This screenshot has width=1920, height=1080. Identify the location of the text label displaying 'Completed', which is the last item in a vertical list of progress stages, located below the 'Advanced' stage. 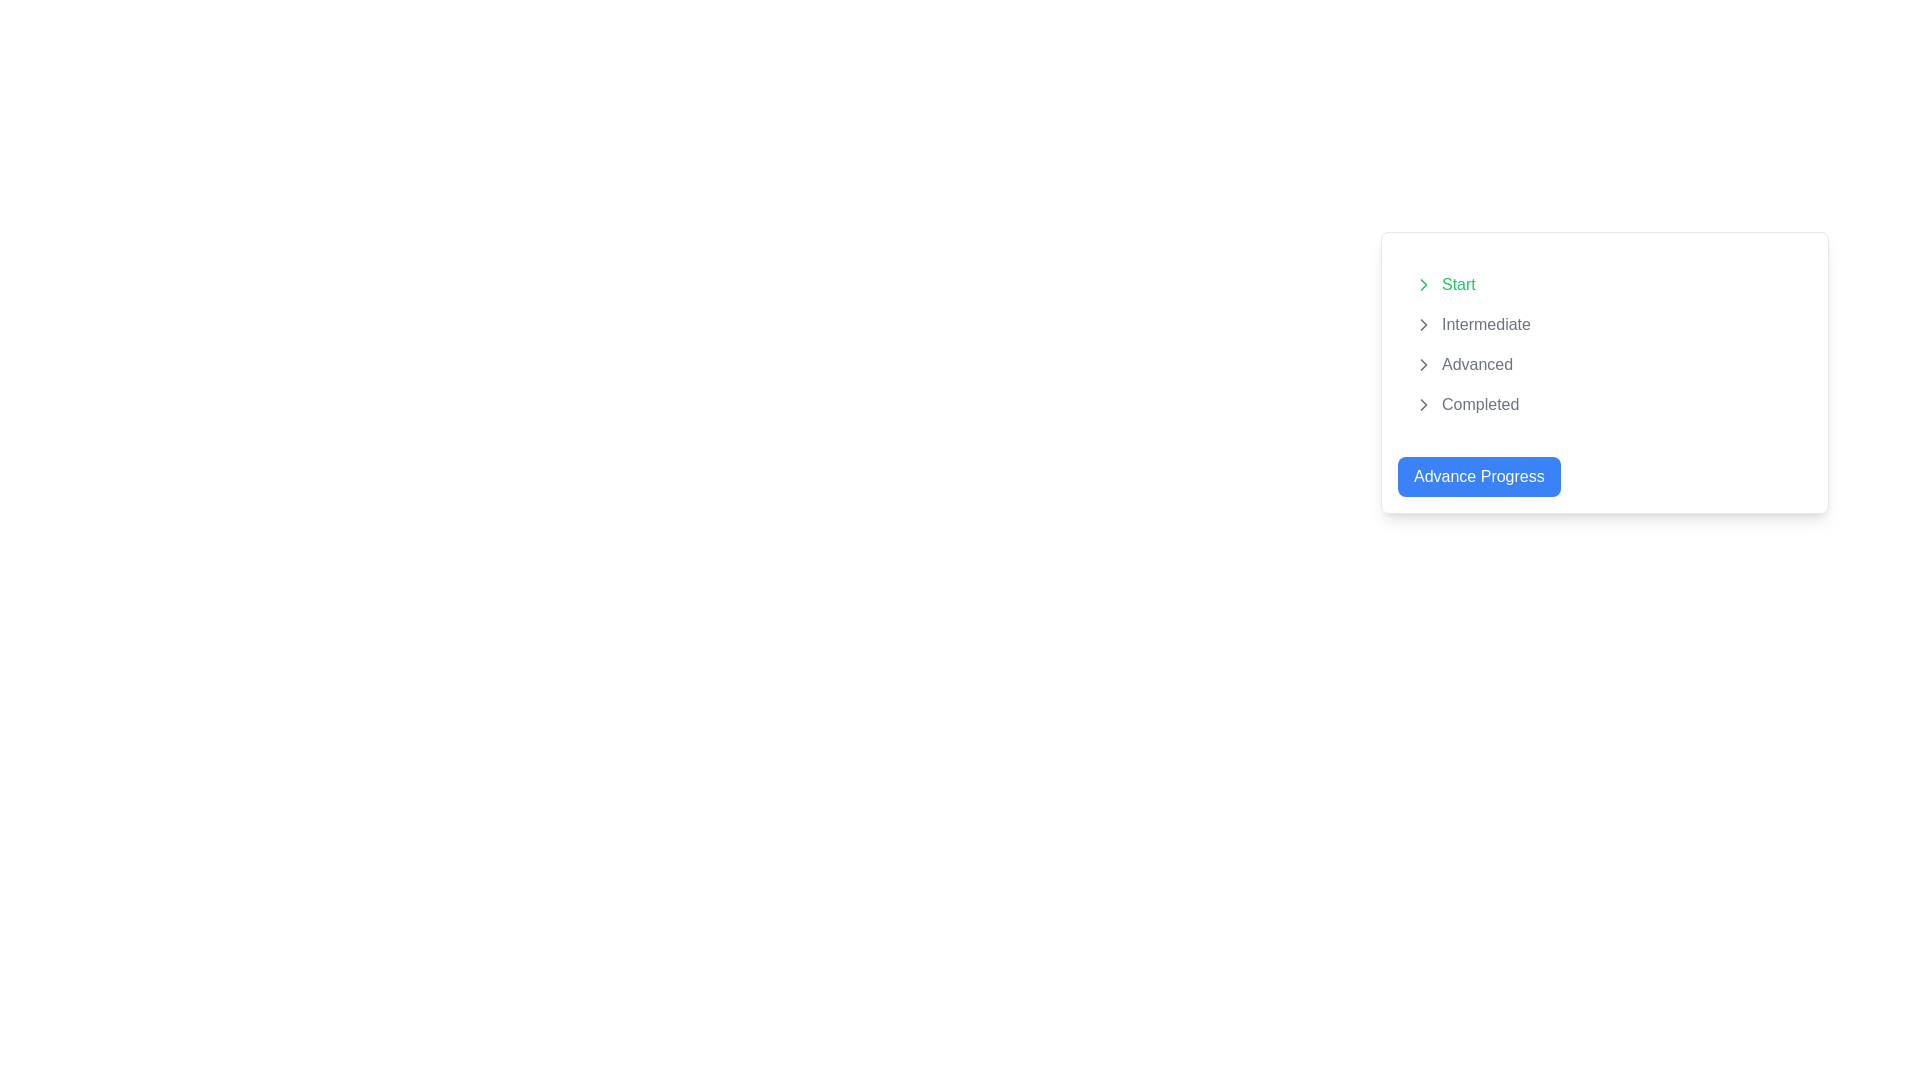
(1480, 405).